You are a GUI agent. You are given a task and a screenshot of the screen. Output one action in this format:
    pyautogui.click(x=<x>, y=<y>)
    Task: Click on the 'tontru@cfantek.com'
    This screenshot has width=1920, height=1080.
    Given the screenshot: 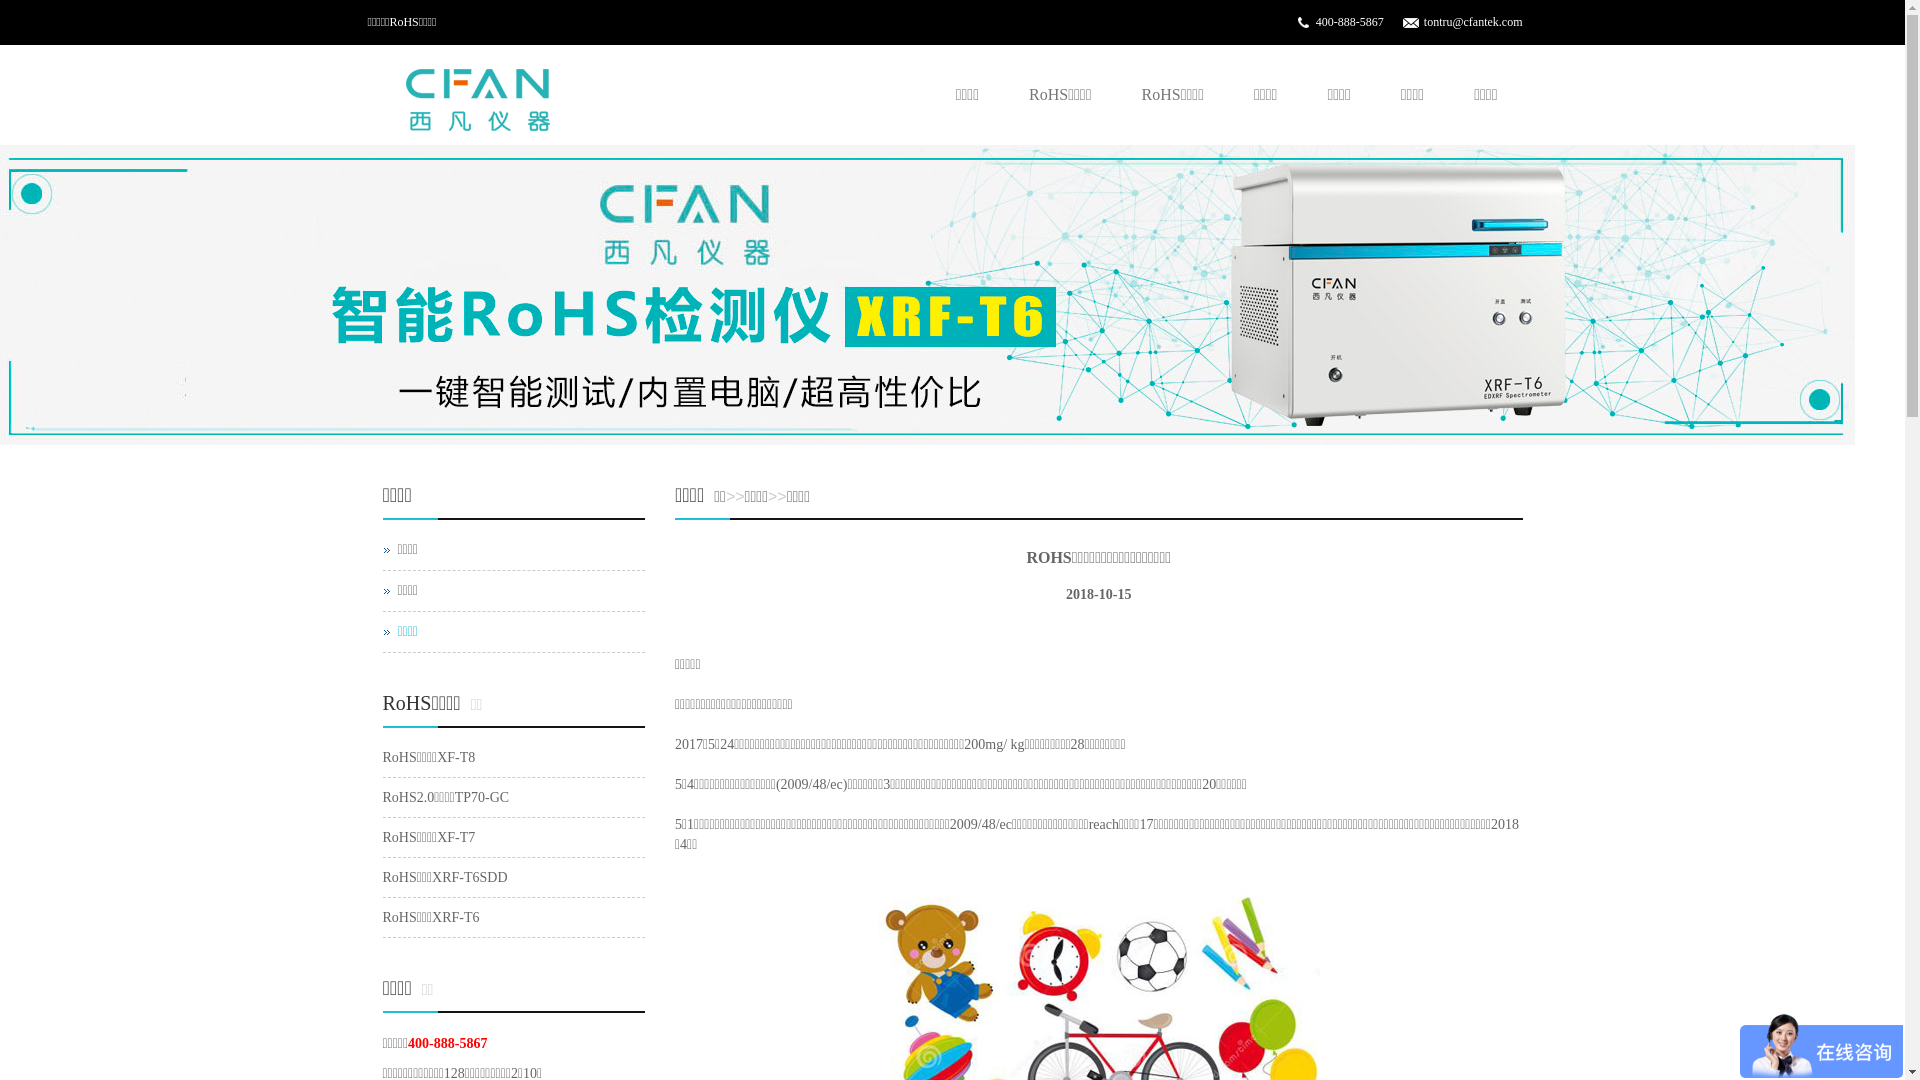 What is the action you would take?
    pyautogui.click(x=1473, y=22)
    